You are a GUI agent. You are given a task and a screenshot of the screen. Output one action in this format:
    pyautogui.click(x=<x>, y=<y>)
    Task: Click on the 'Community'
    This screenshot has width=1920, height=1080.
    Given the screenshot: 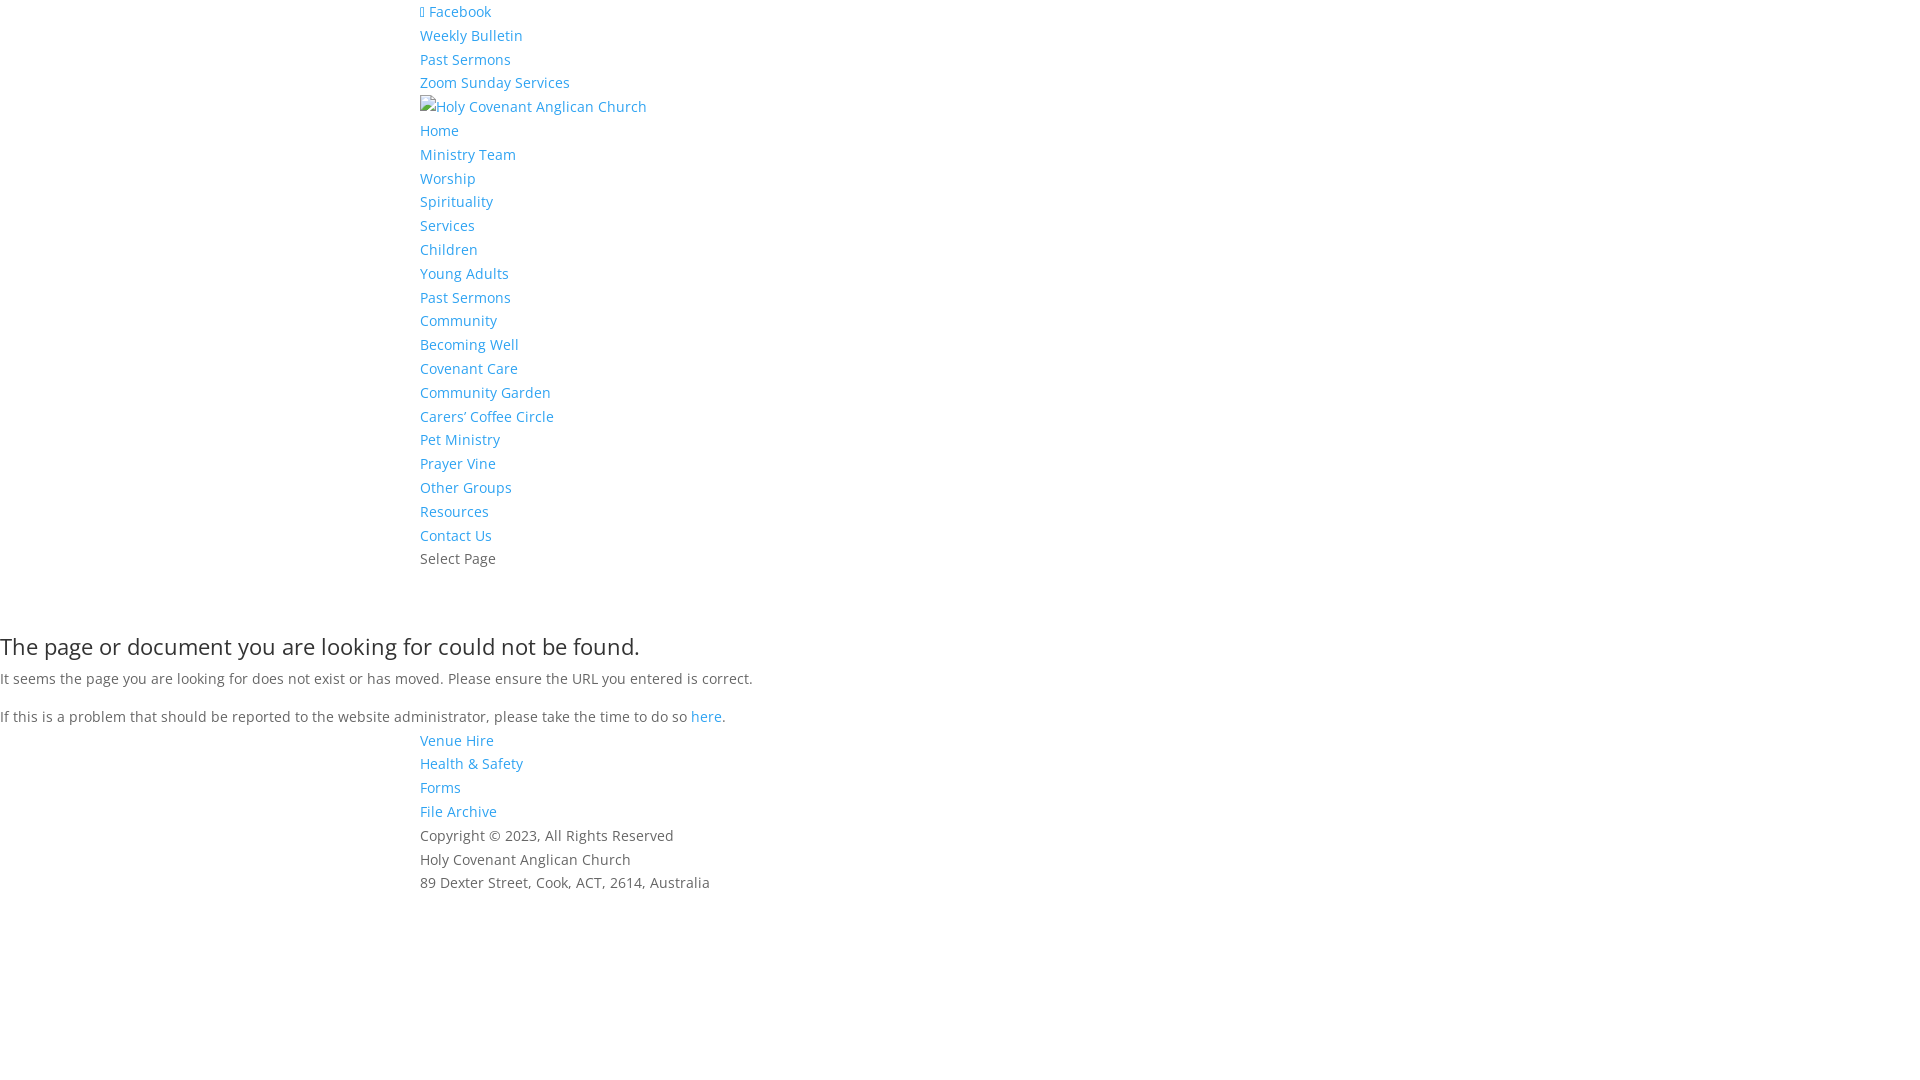 What is the action you would take?
    pyautogui.click(x=457, y=319)
    